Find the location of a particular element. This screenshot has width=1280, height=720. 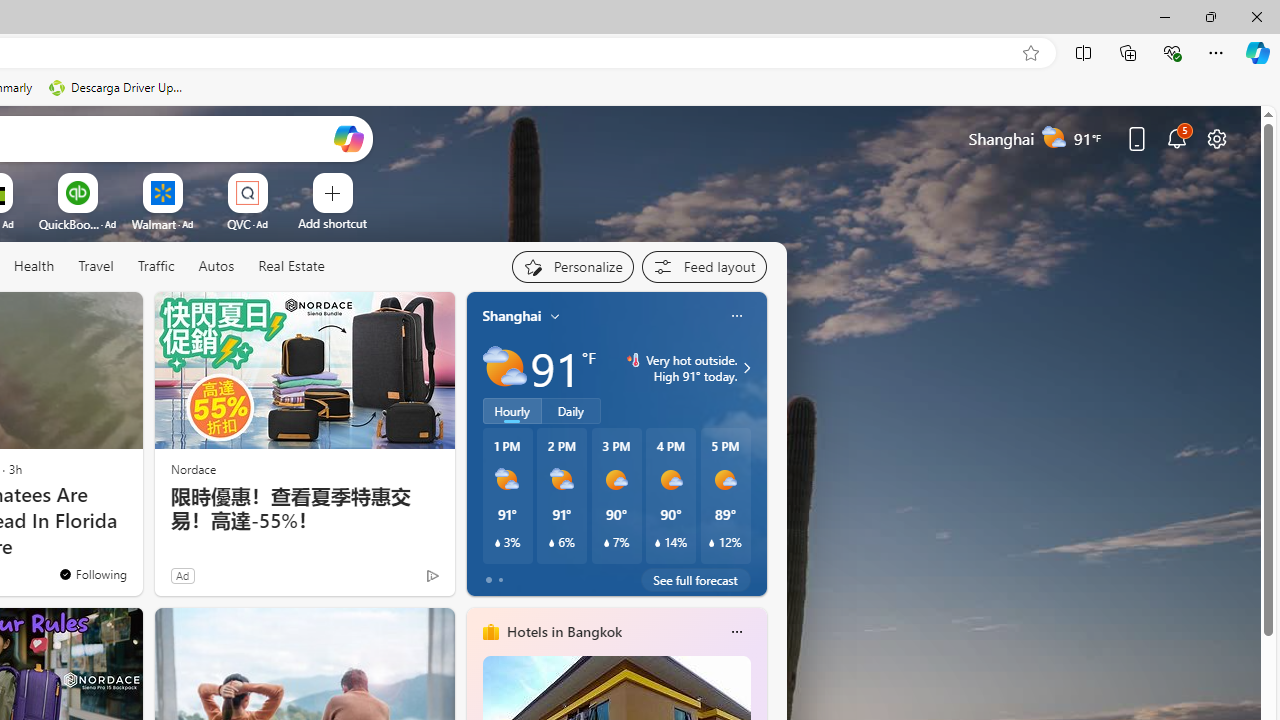

'Health' is located at coordinates (33, 266).